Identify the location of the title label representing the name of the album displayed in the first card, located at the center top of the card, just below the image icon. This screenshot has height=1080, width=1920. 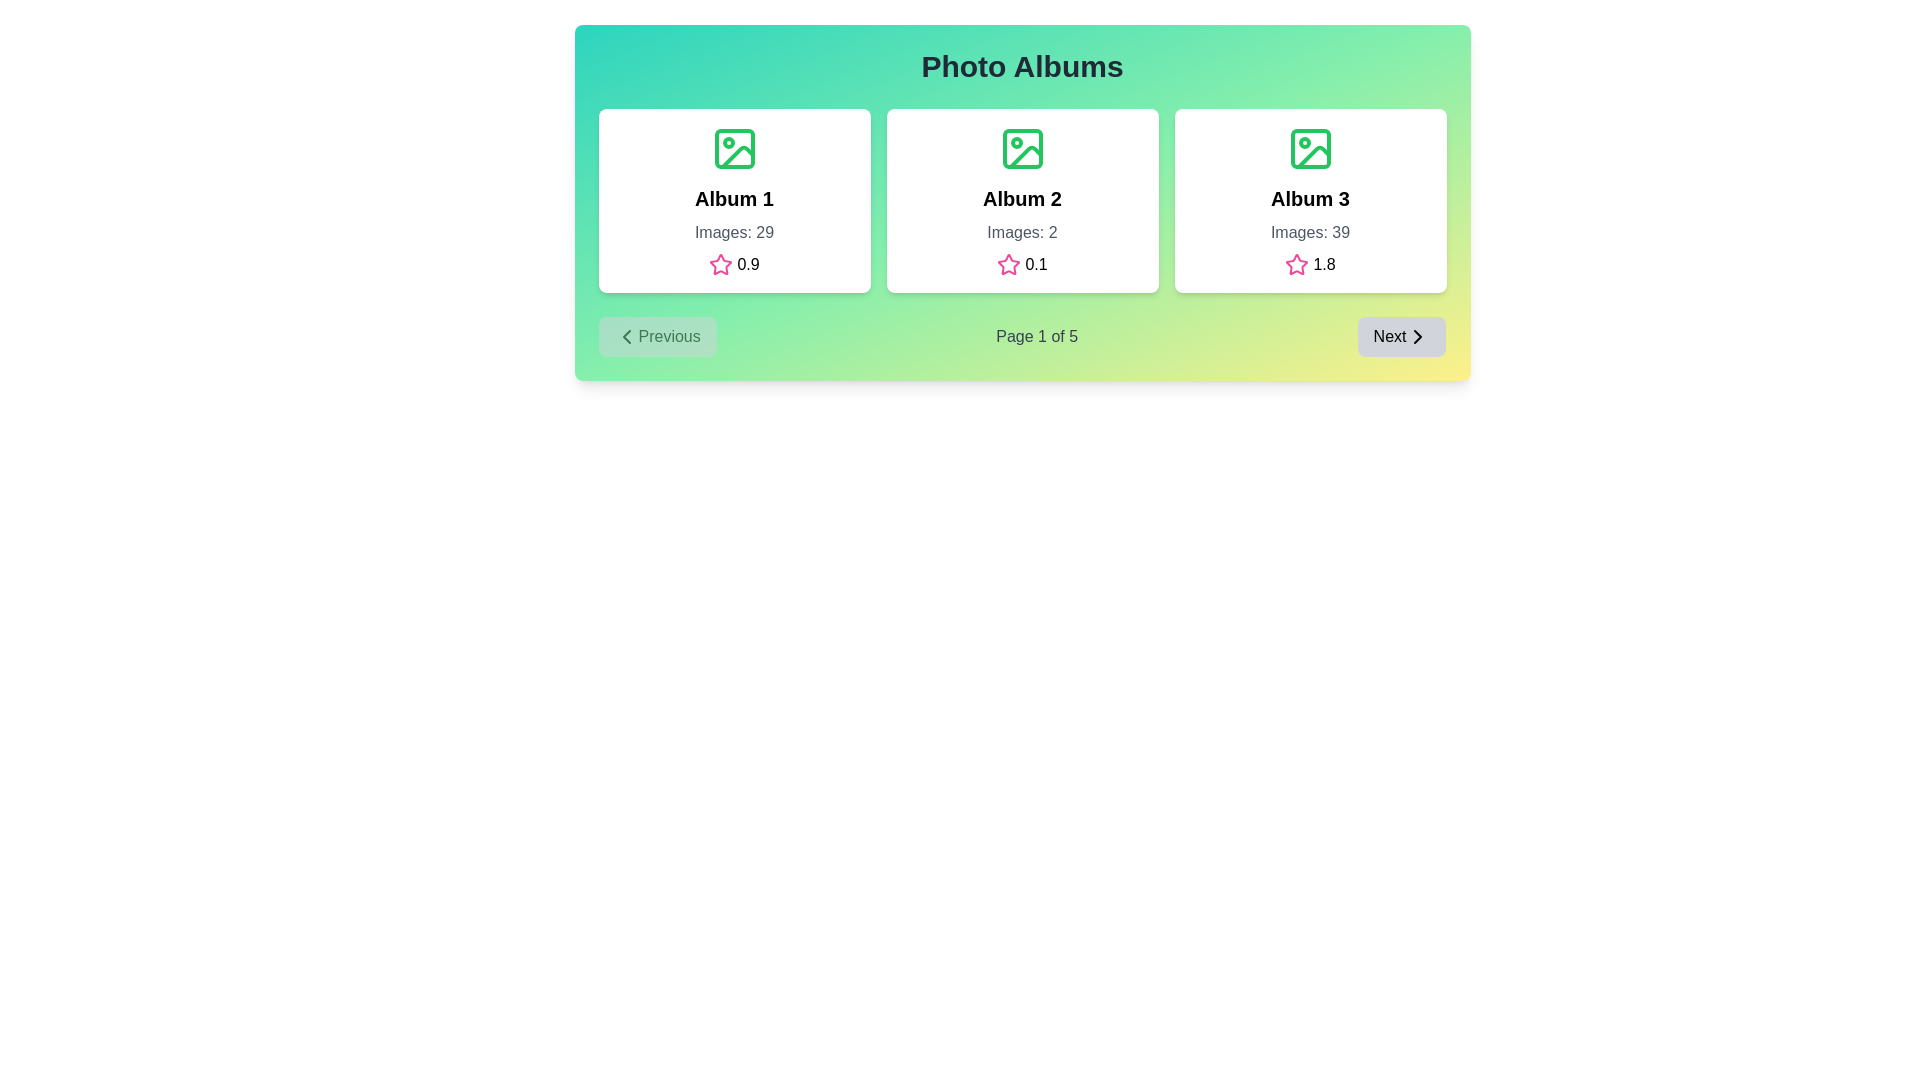
(733, 199).